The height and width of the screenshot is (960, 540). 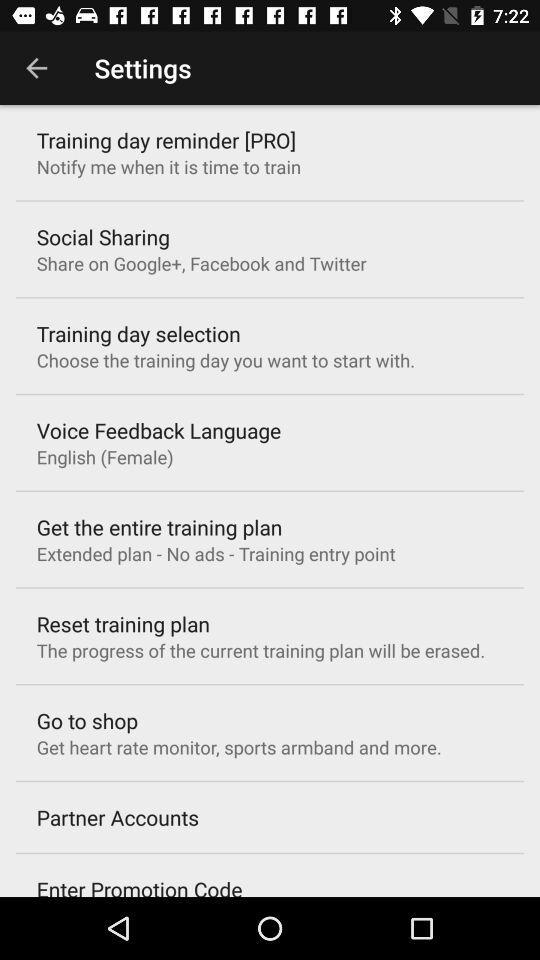 What do you see at coordinates (157, 430) in the screenshot?
I see `voice feedback language item` at bounding box center [157, 430].